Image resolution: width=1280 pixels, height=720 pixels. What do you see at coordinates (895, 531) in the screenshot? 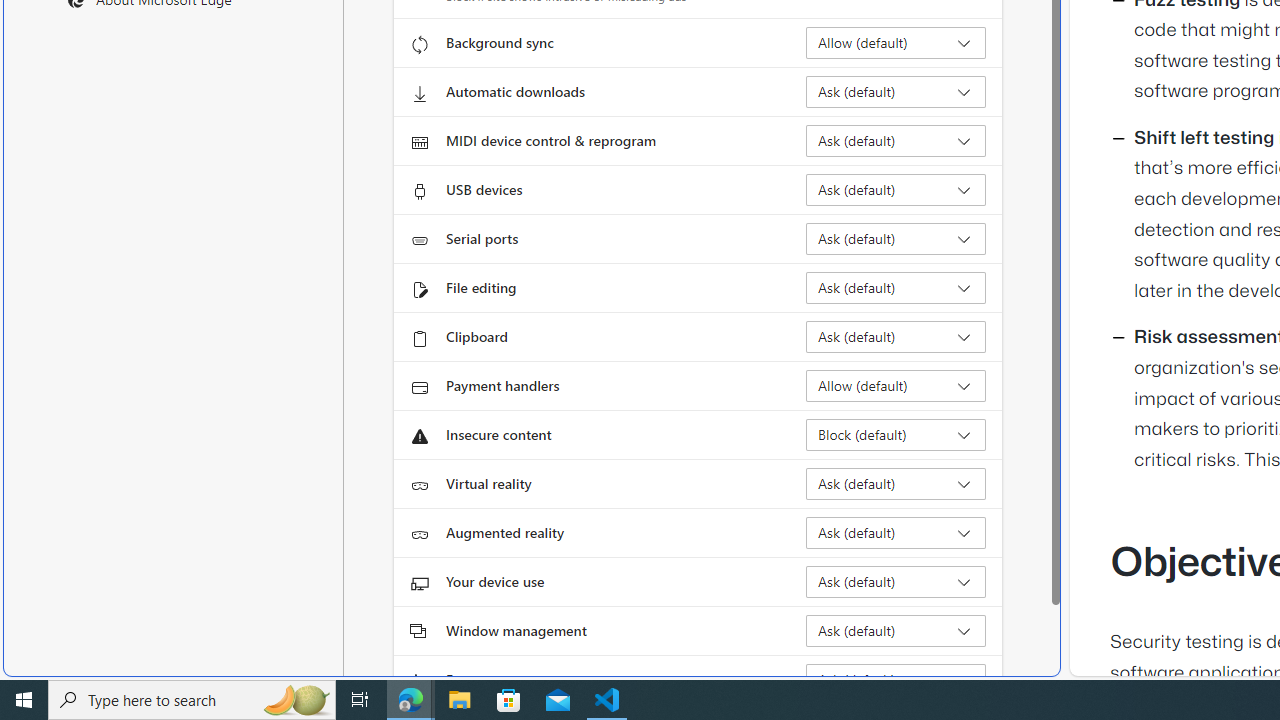
I see `'Augmented reality Ask (default)'` at bounding box center [895, 531].